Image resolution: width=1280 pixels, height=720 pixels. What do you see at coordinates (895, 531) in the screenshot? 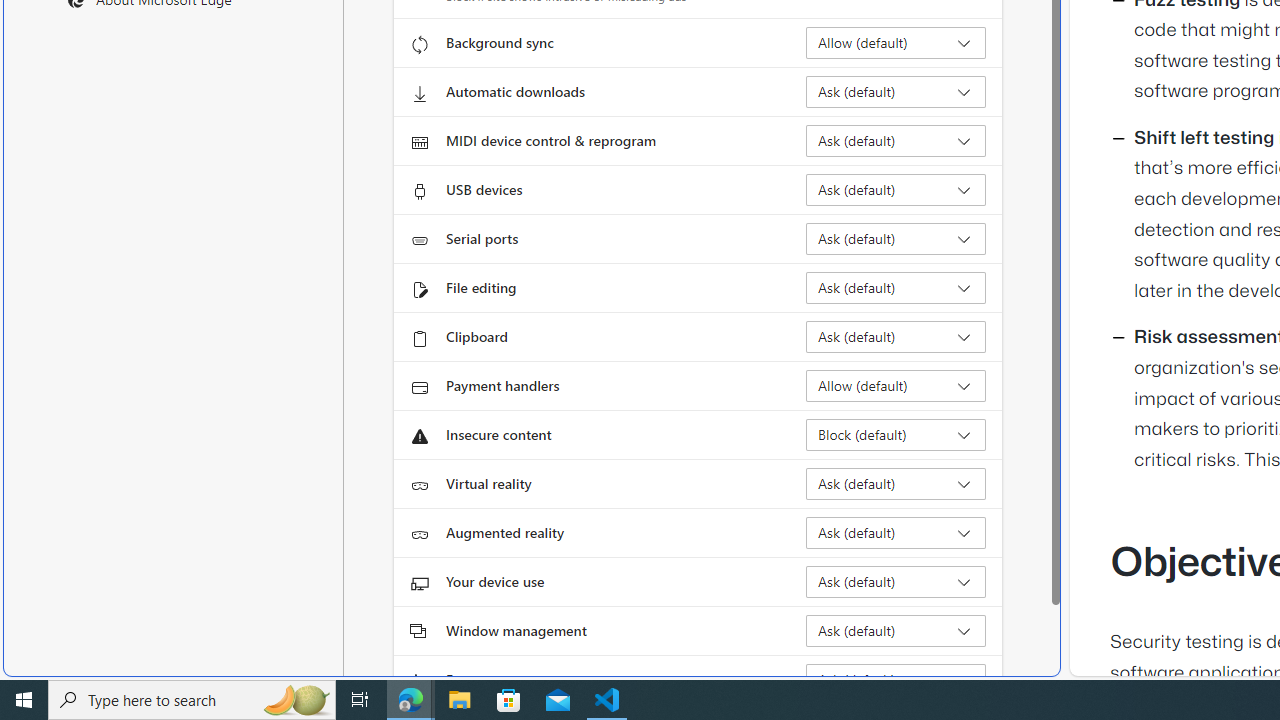
I see `'Augmented reality Ask (default)'` at bounding box center [895, 531].